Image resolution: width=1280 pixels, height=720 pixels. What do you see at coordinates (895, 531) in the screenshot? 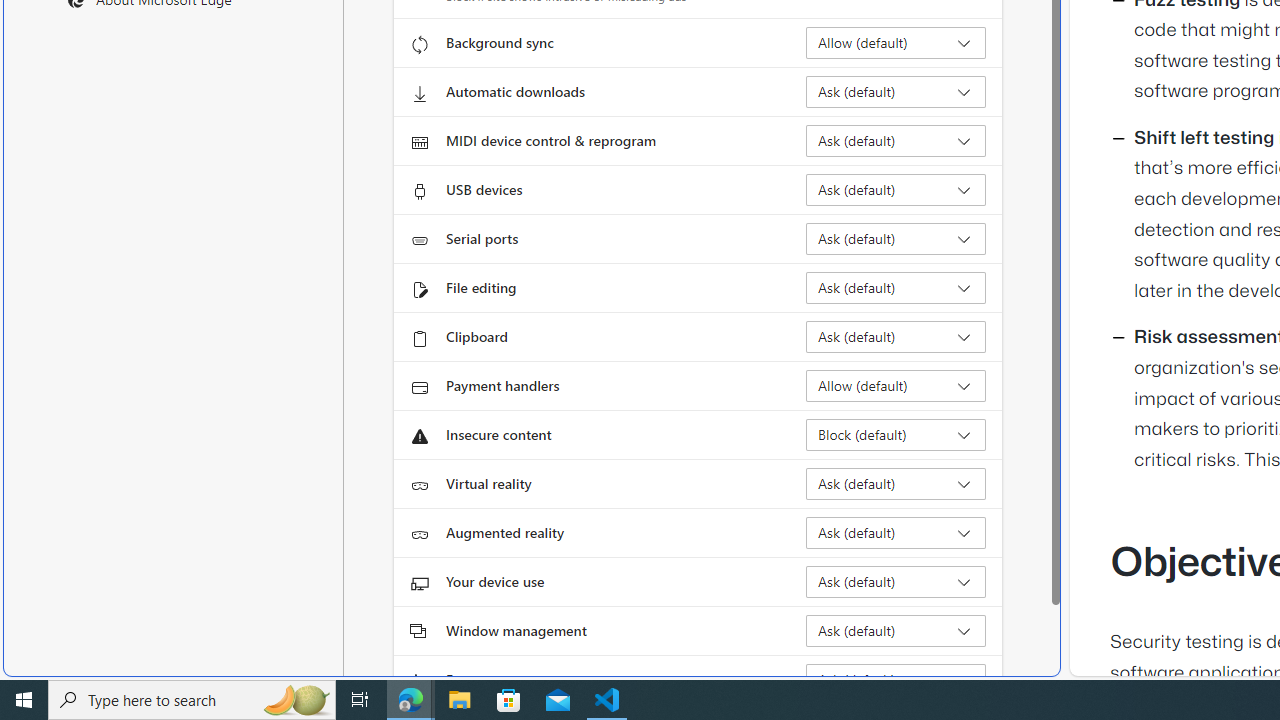
I see `'Augmented reality Ask (default)'` at bounding box center [895, 531].